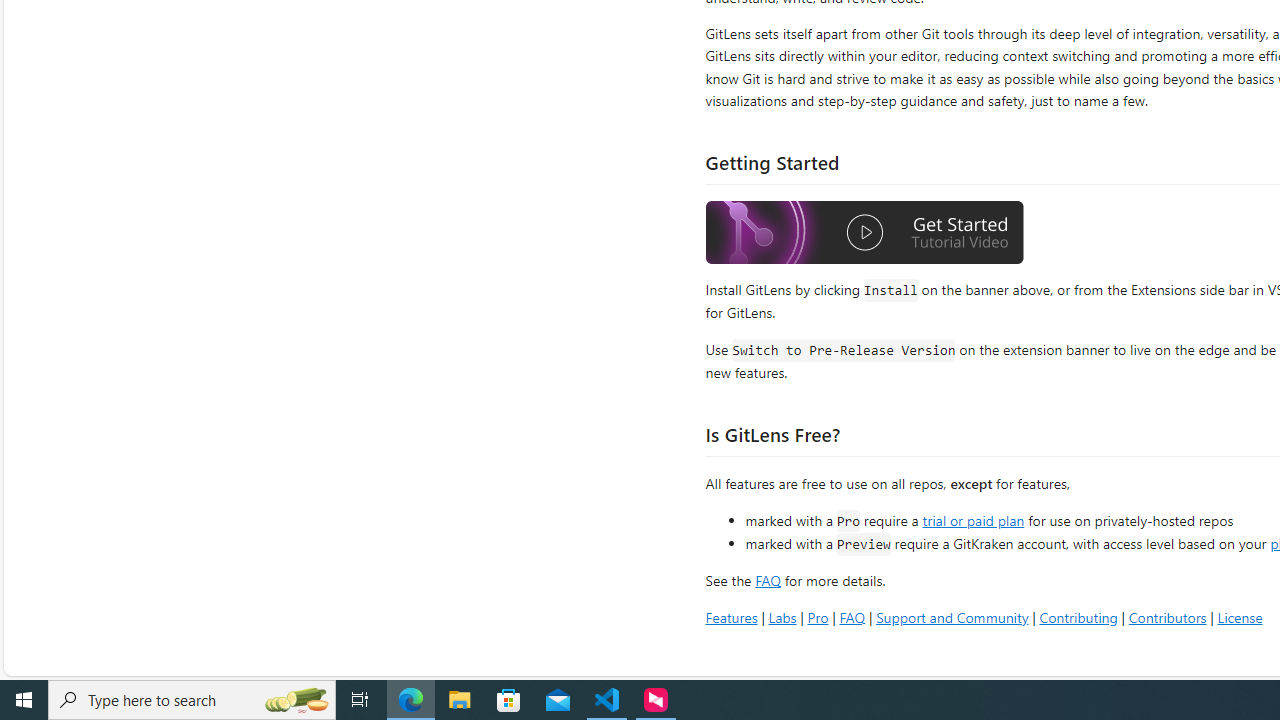 This screenshot has width=1280, height=720. What do you see at coordinates (730, 616) in the screenshot?
I see `'Features'` at bounding box center [730, 616].